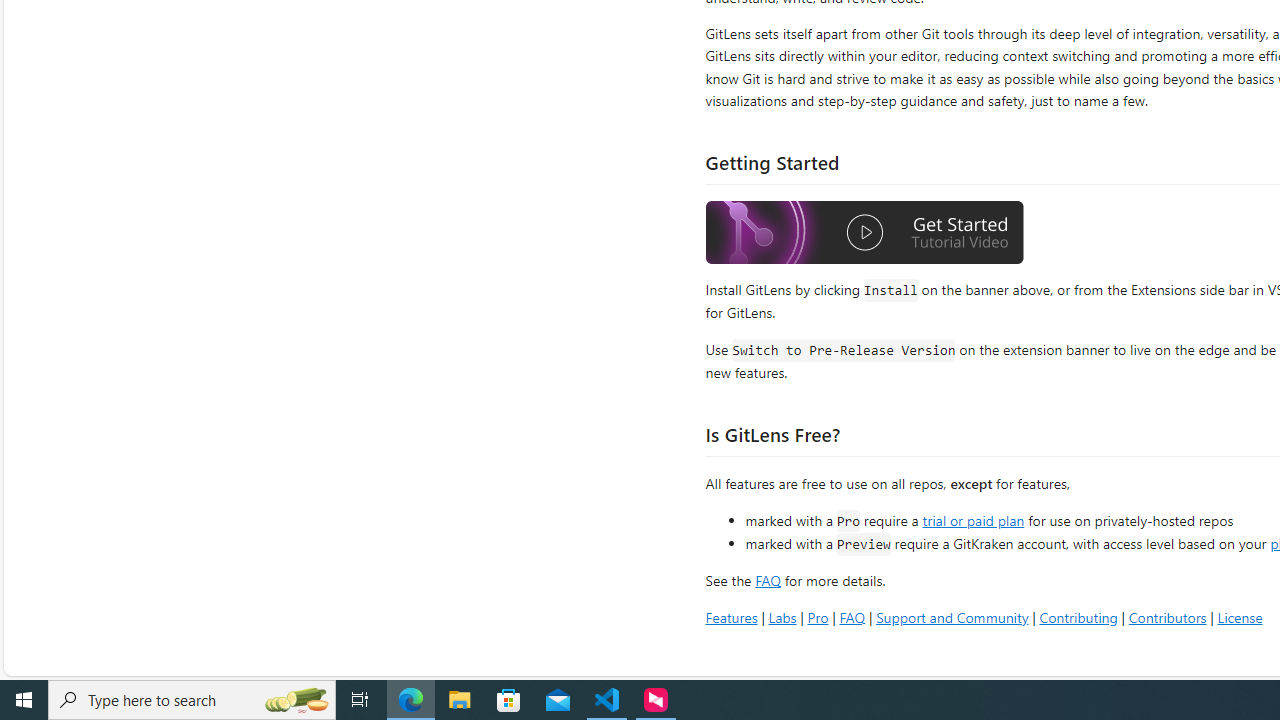 This screenshot has width=1280, height=720. What do you see at coordinates (730, 616) in the screenshot?
I see `'Features'` at bounding box center [730, 616].